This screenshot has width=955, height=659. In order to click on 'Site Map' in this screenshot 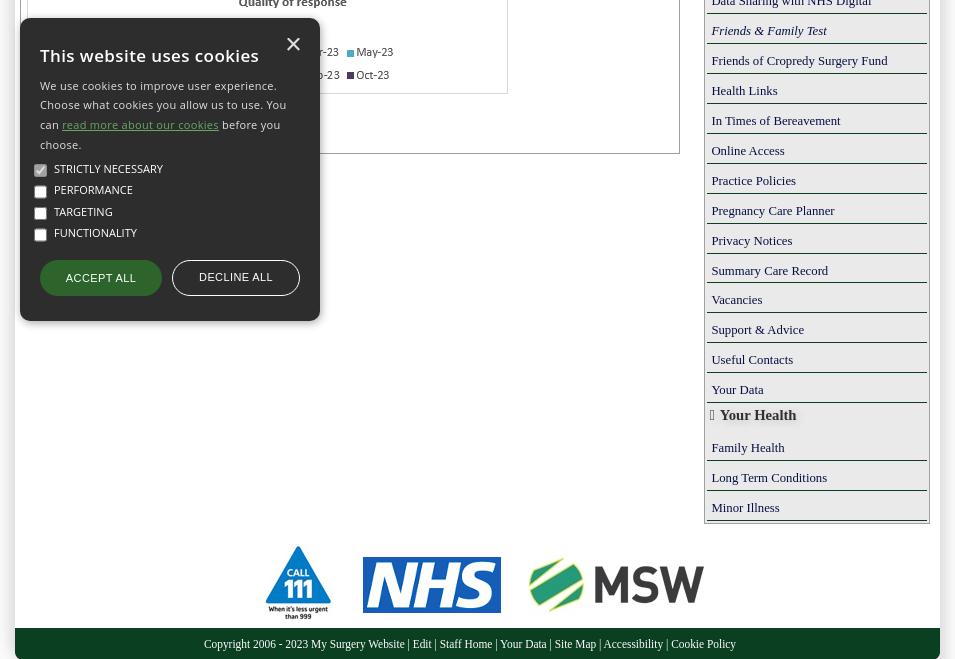, I will do `click(575, 641)`.